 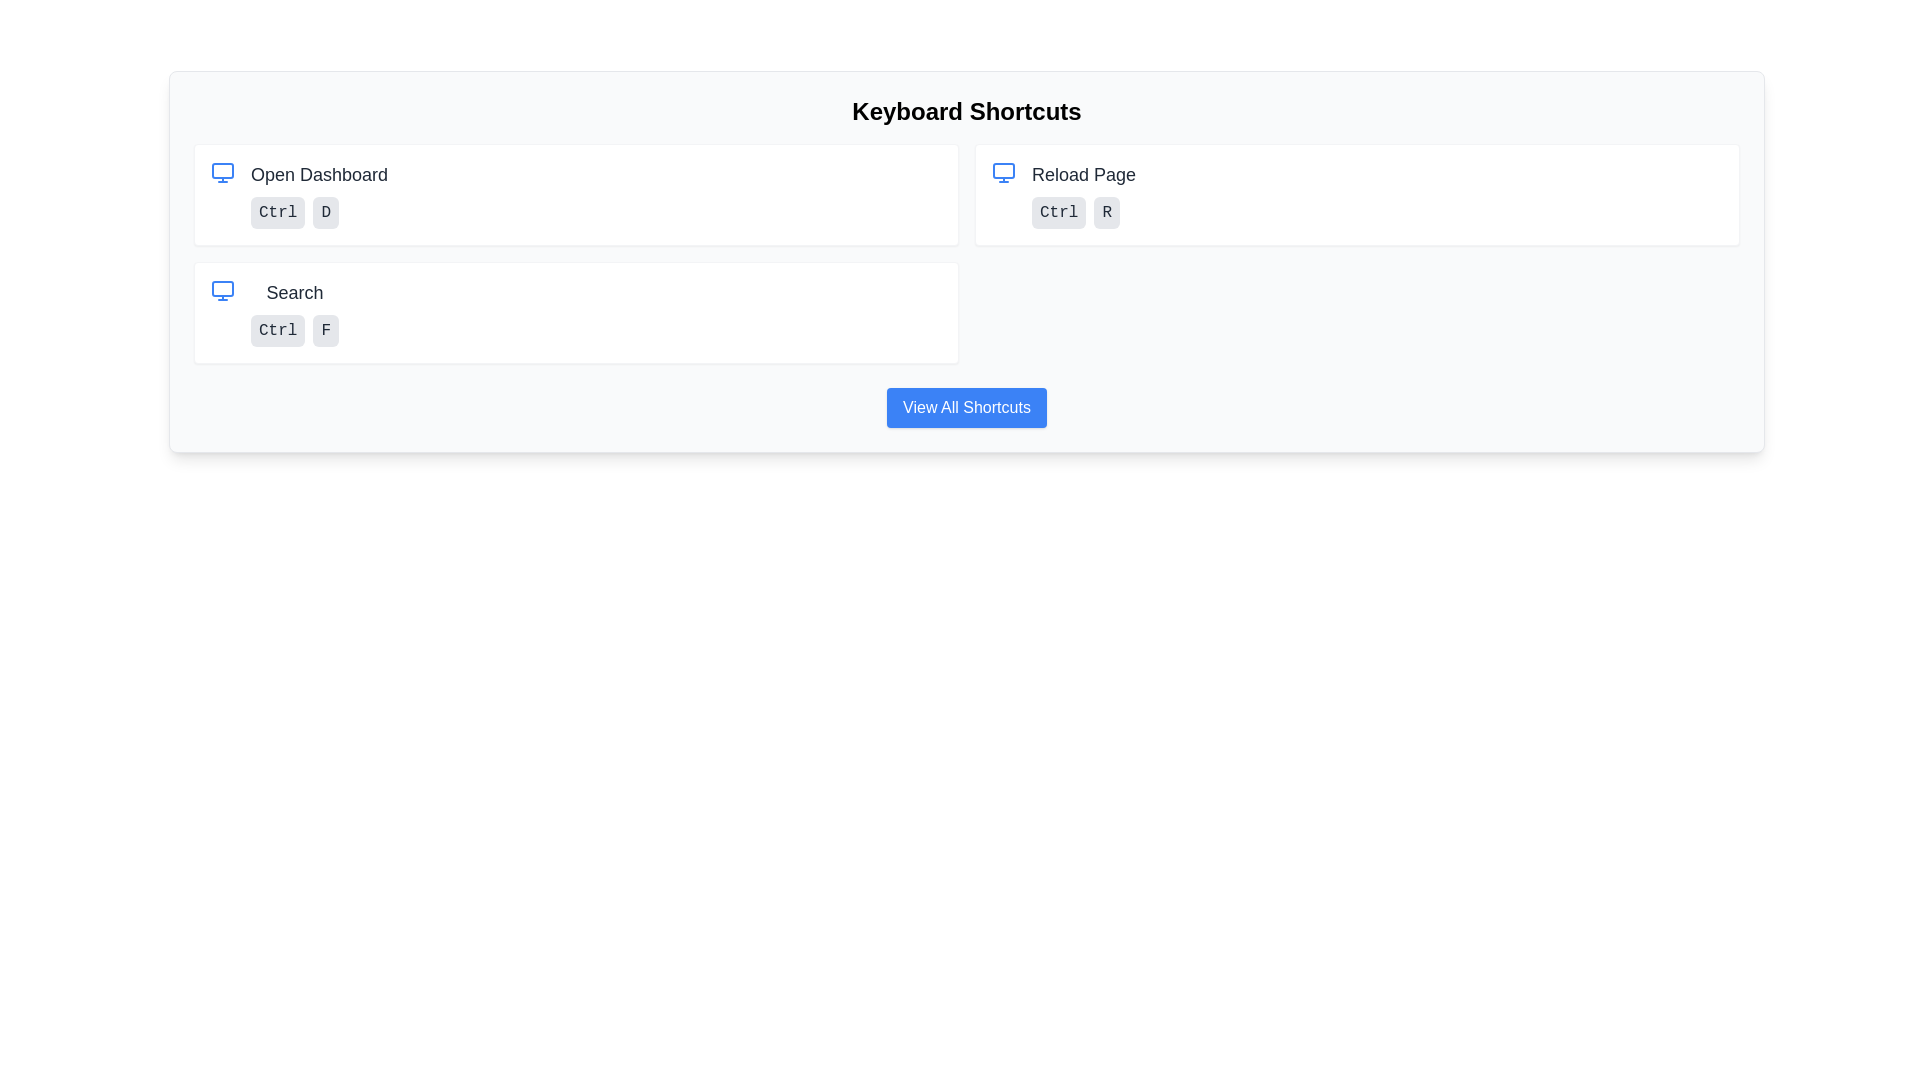 What do you see at coordinates (1357, 195) in the screenshot?
I see `the informational group element that indicates the keyboard shortcut 'Ctrl + R' for reloading the page, located in the second column of the 'Keyboard Shortcuts' section` at bounding box center [1357, 195].